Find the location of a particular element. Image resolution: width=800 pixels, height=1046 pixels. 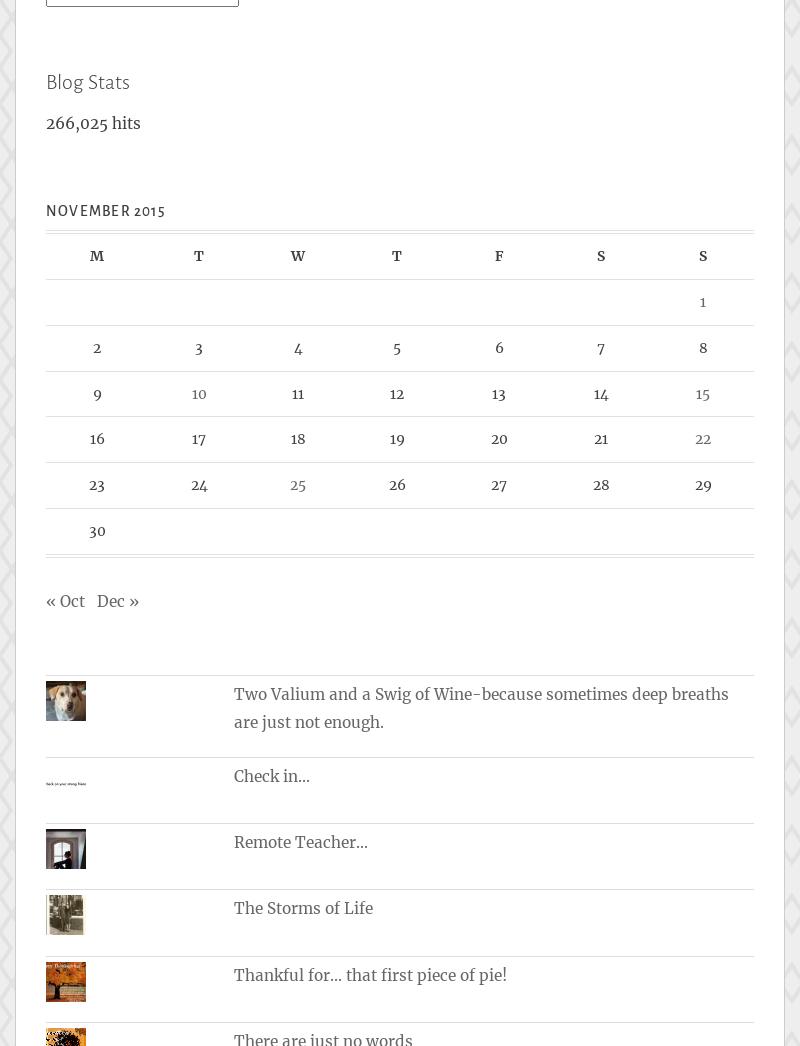

'19' is located at coordinates (395, 438).